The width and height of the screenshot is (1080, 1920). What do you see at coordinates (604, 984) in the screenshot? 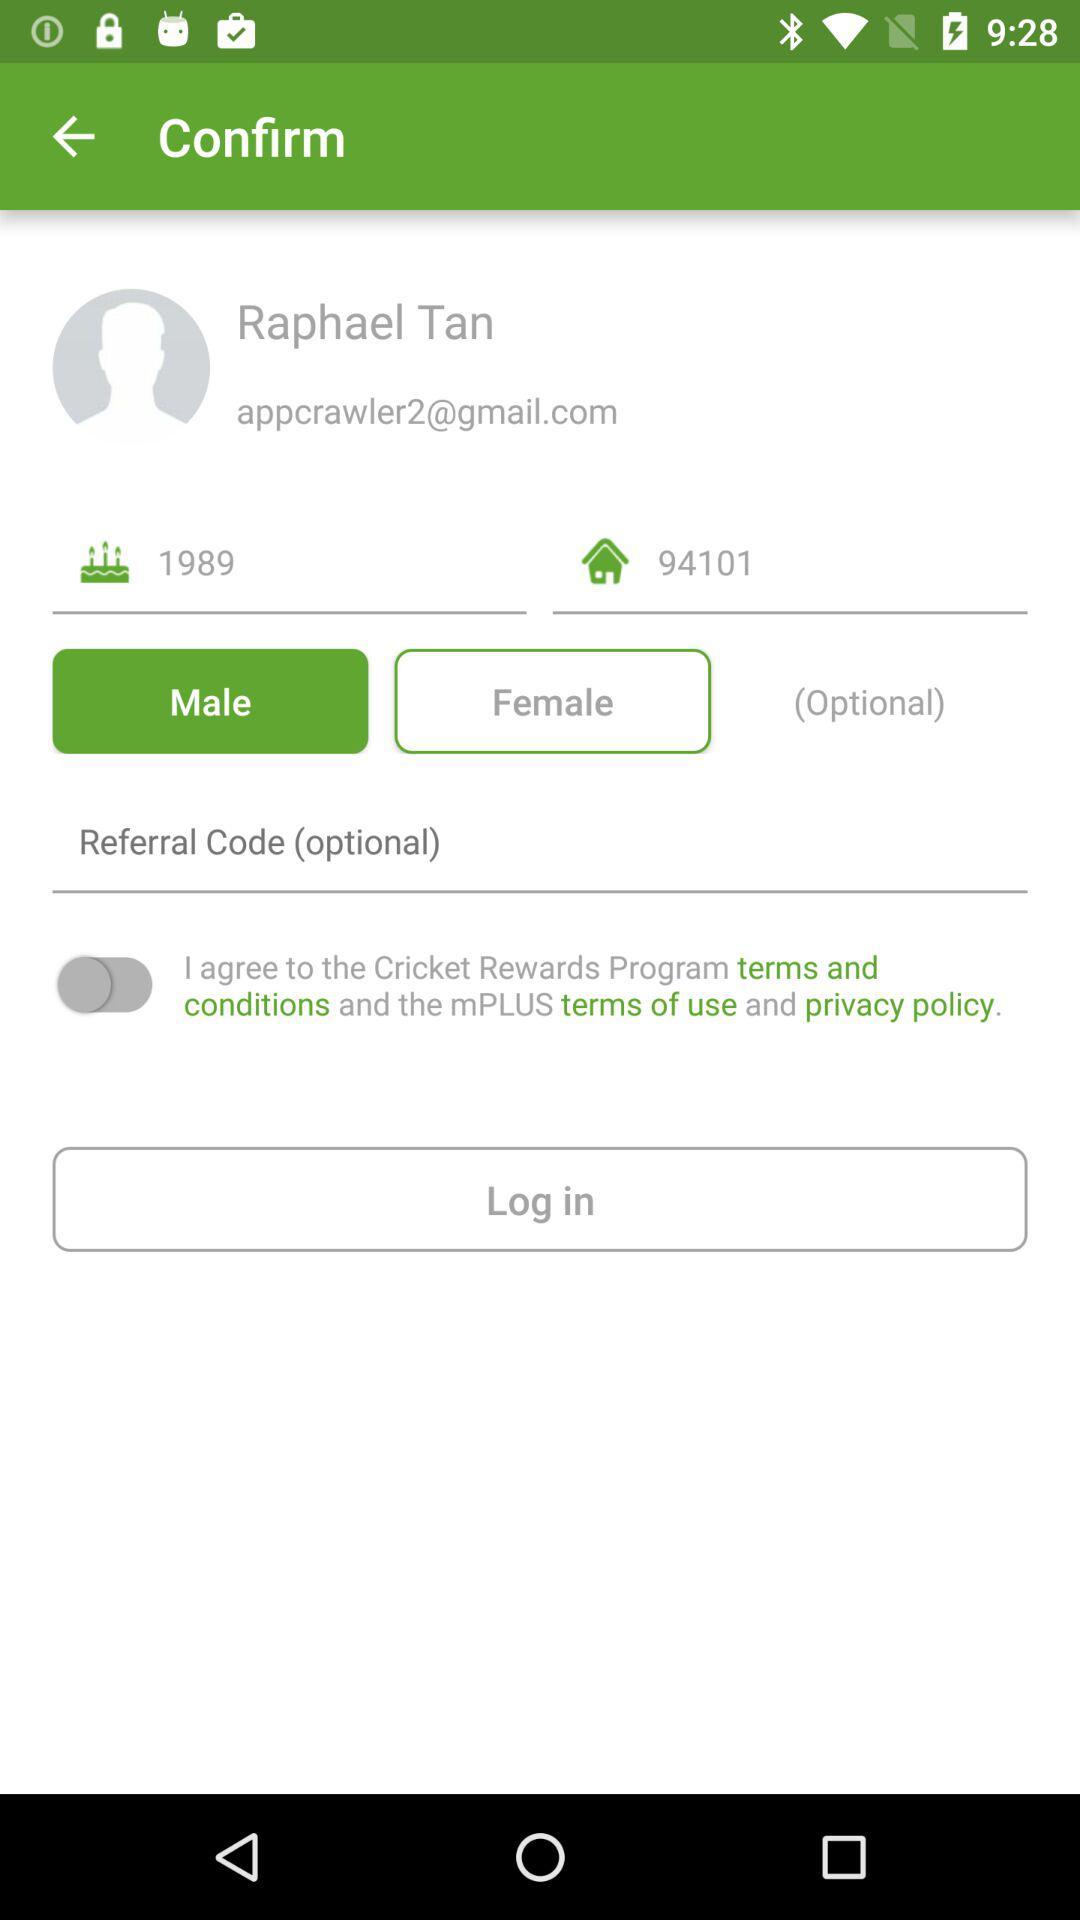
I see `icon above the log in` at bounding box center [604, 984].